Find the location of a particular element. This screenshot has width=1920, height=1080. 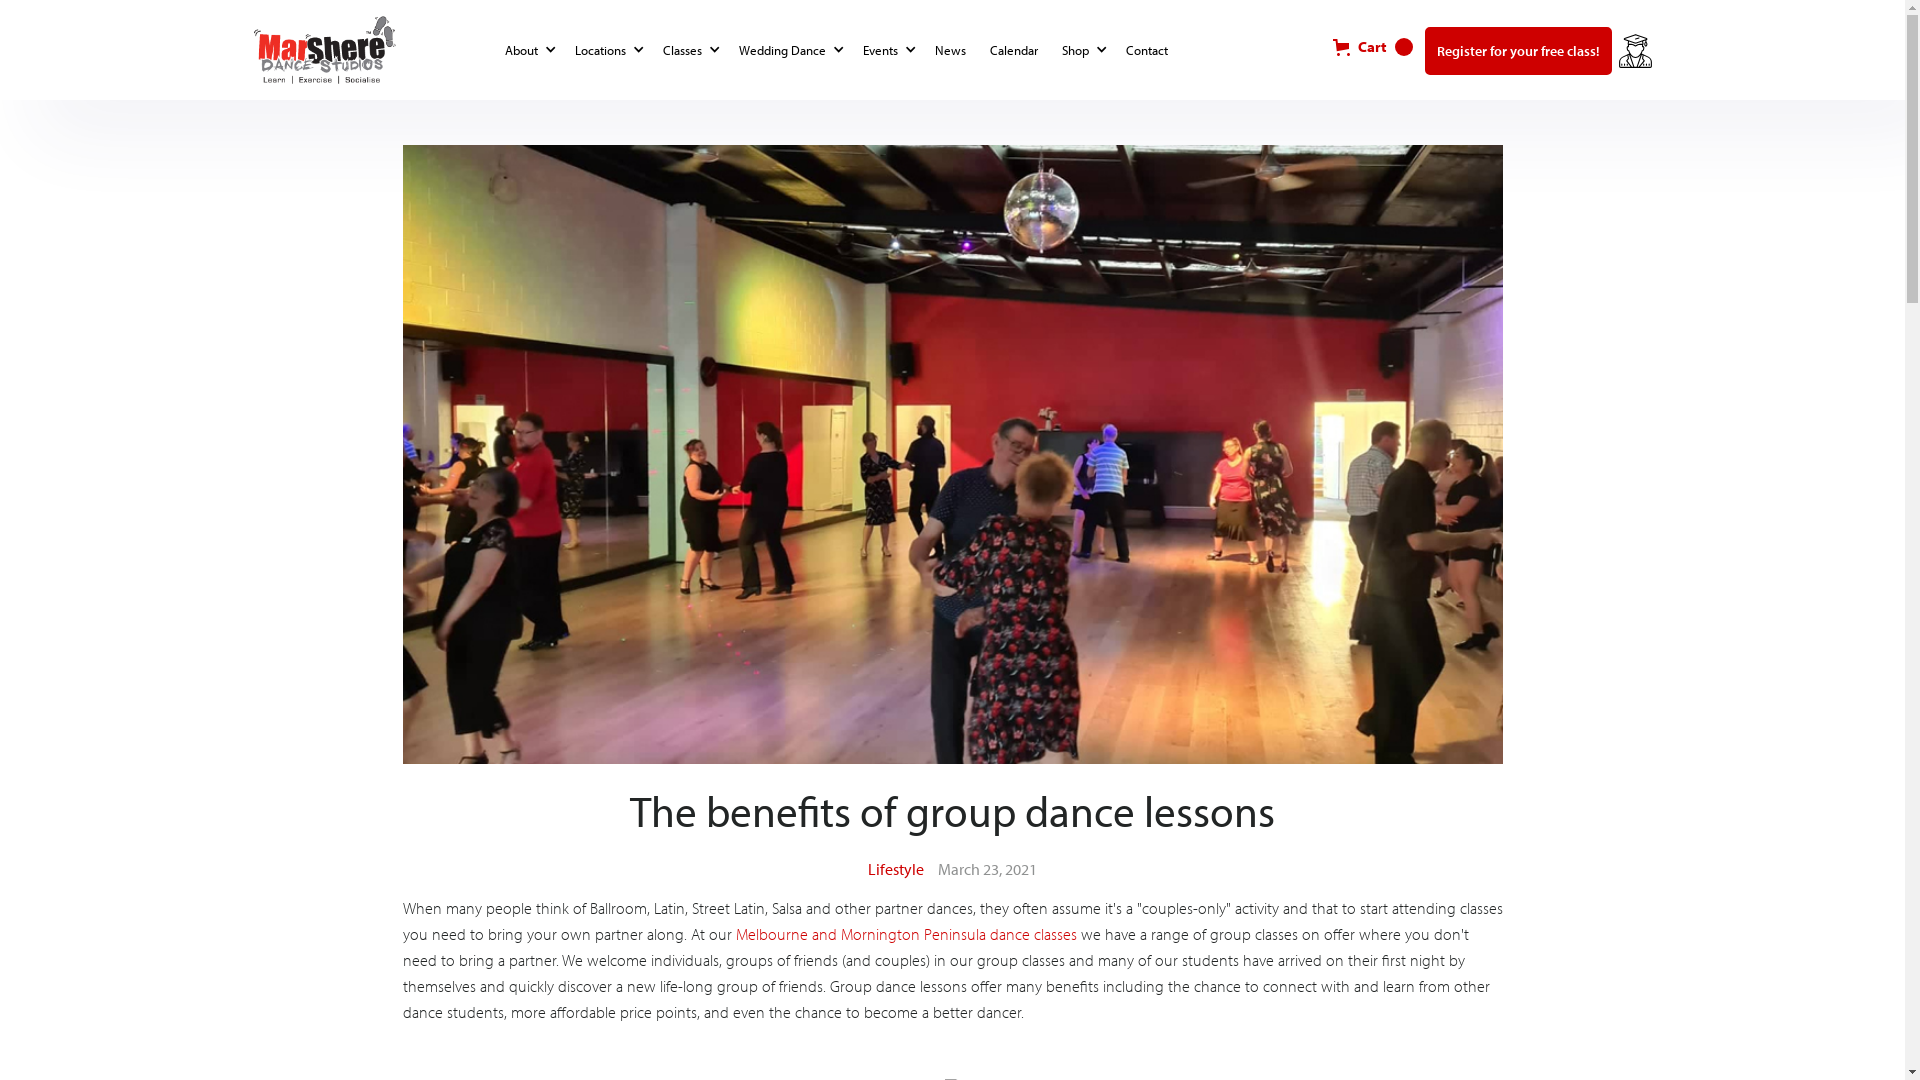

'Contact' is located at coordinates (1117, 49).